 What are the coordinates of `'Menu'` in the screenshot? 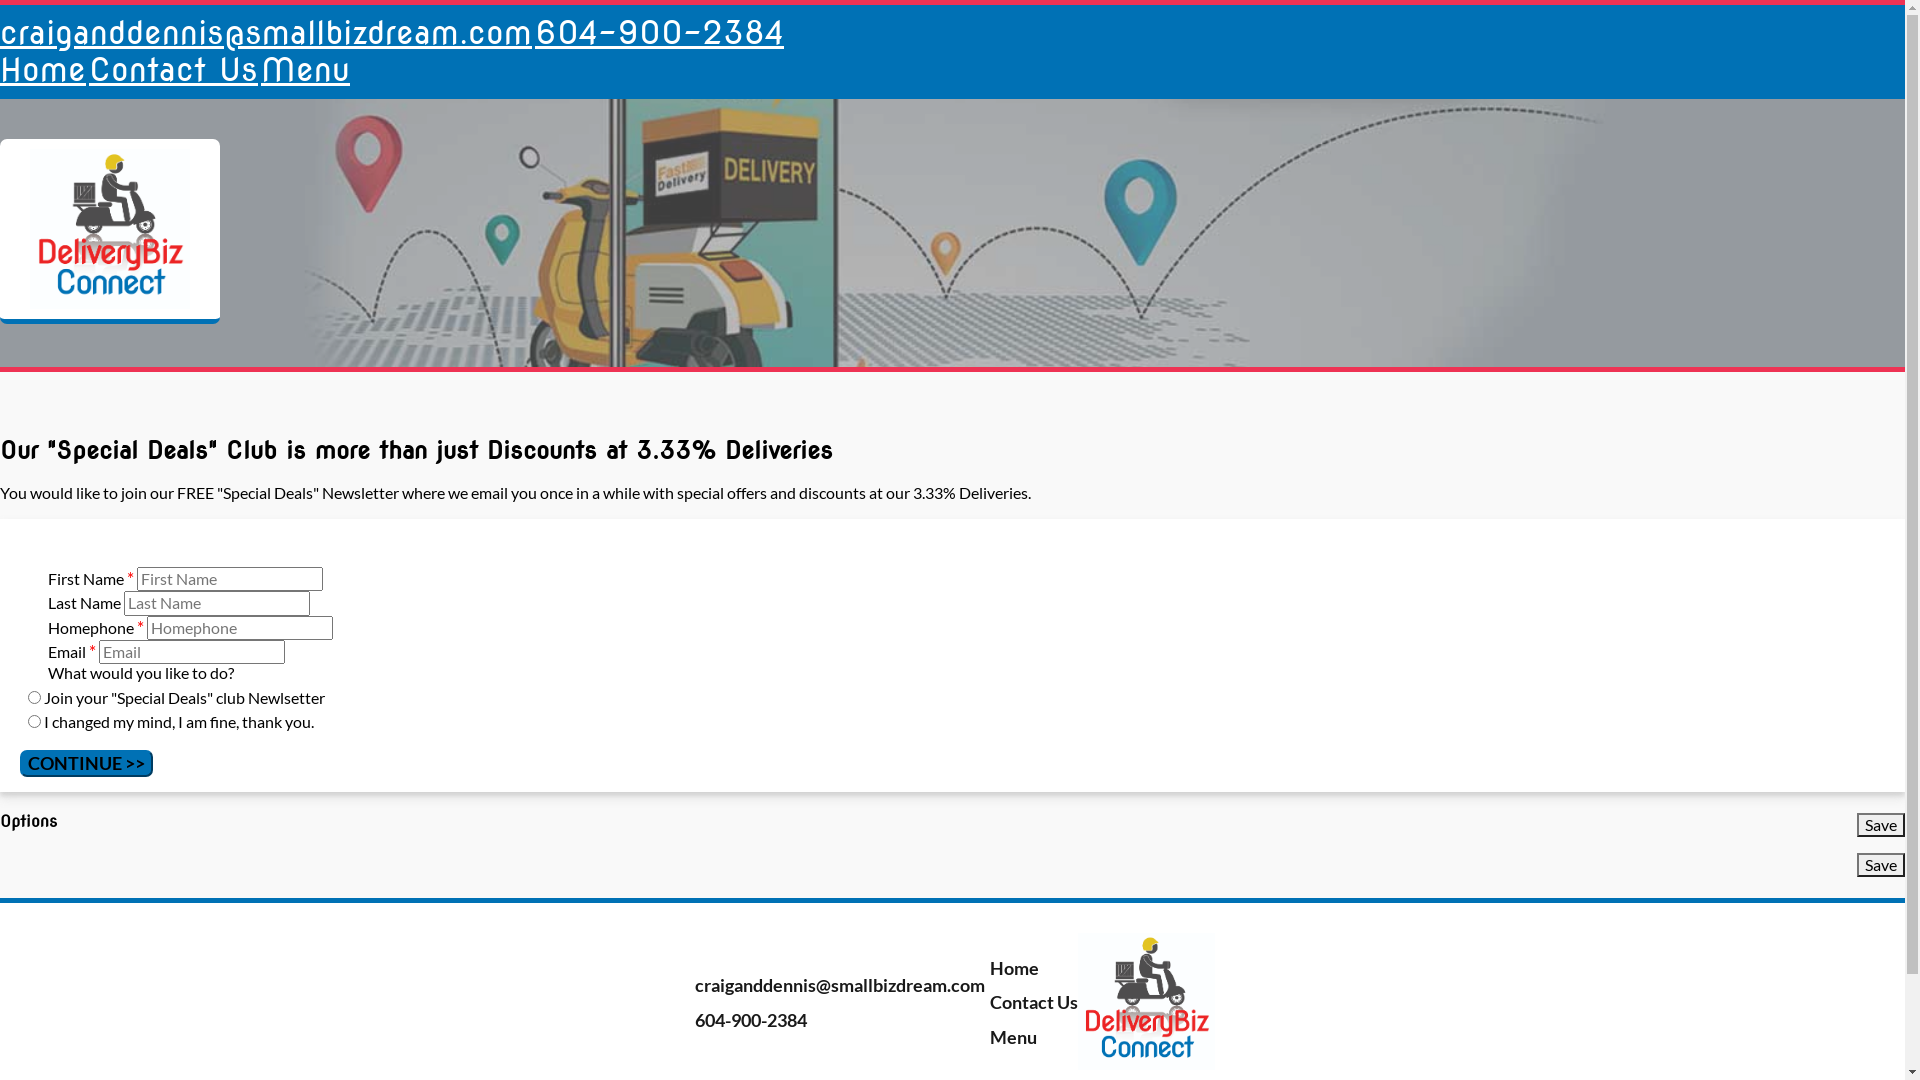 It's located at (304, 68).